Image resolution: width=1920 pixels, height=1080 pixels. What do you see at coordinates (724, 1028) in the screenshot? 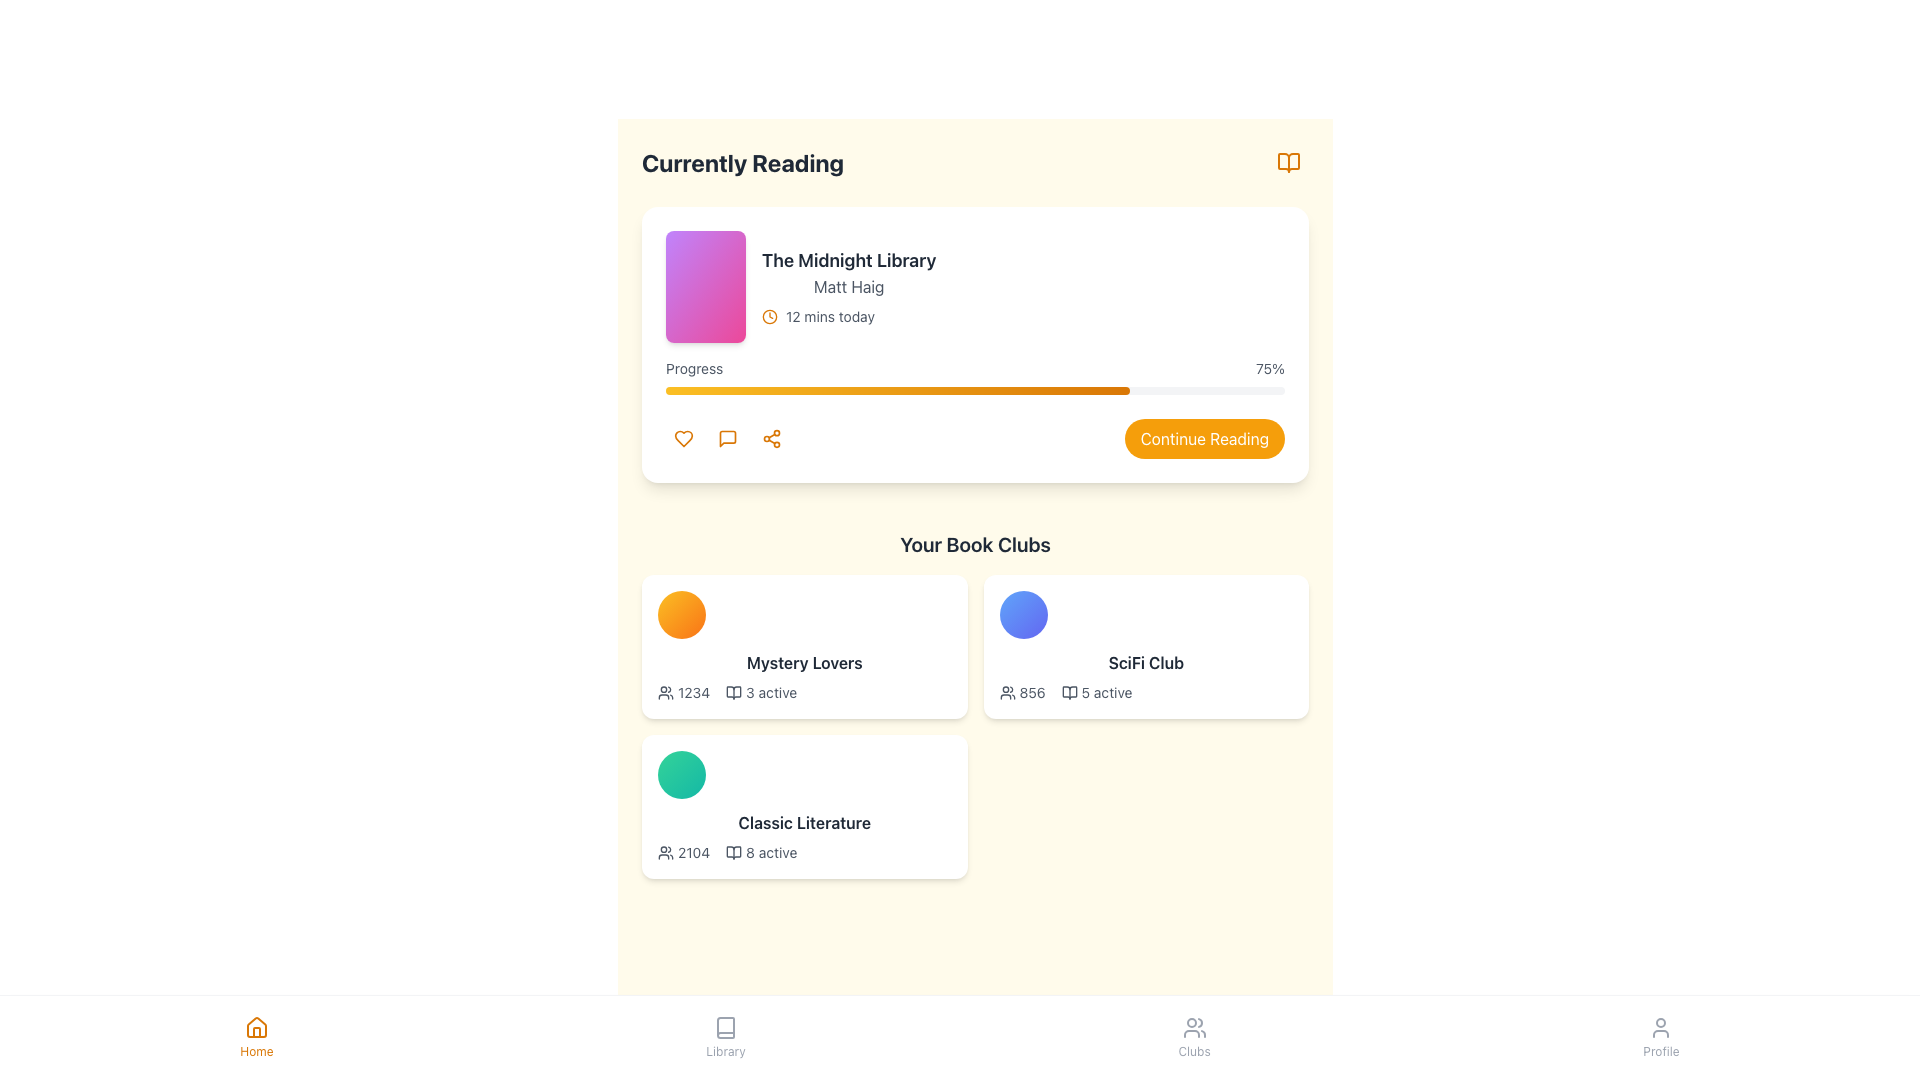
I see `the graphical book icon in the navigation bar` at bounding box center [724, 1028].